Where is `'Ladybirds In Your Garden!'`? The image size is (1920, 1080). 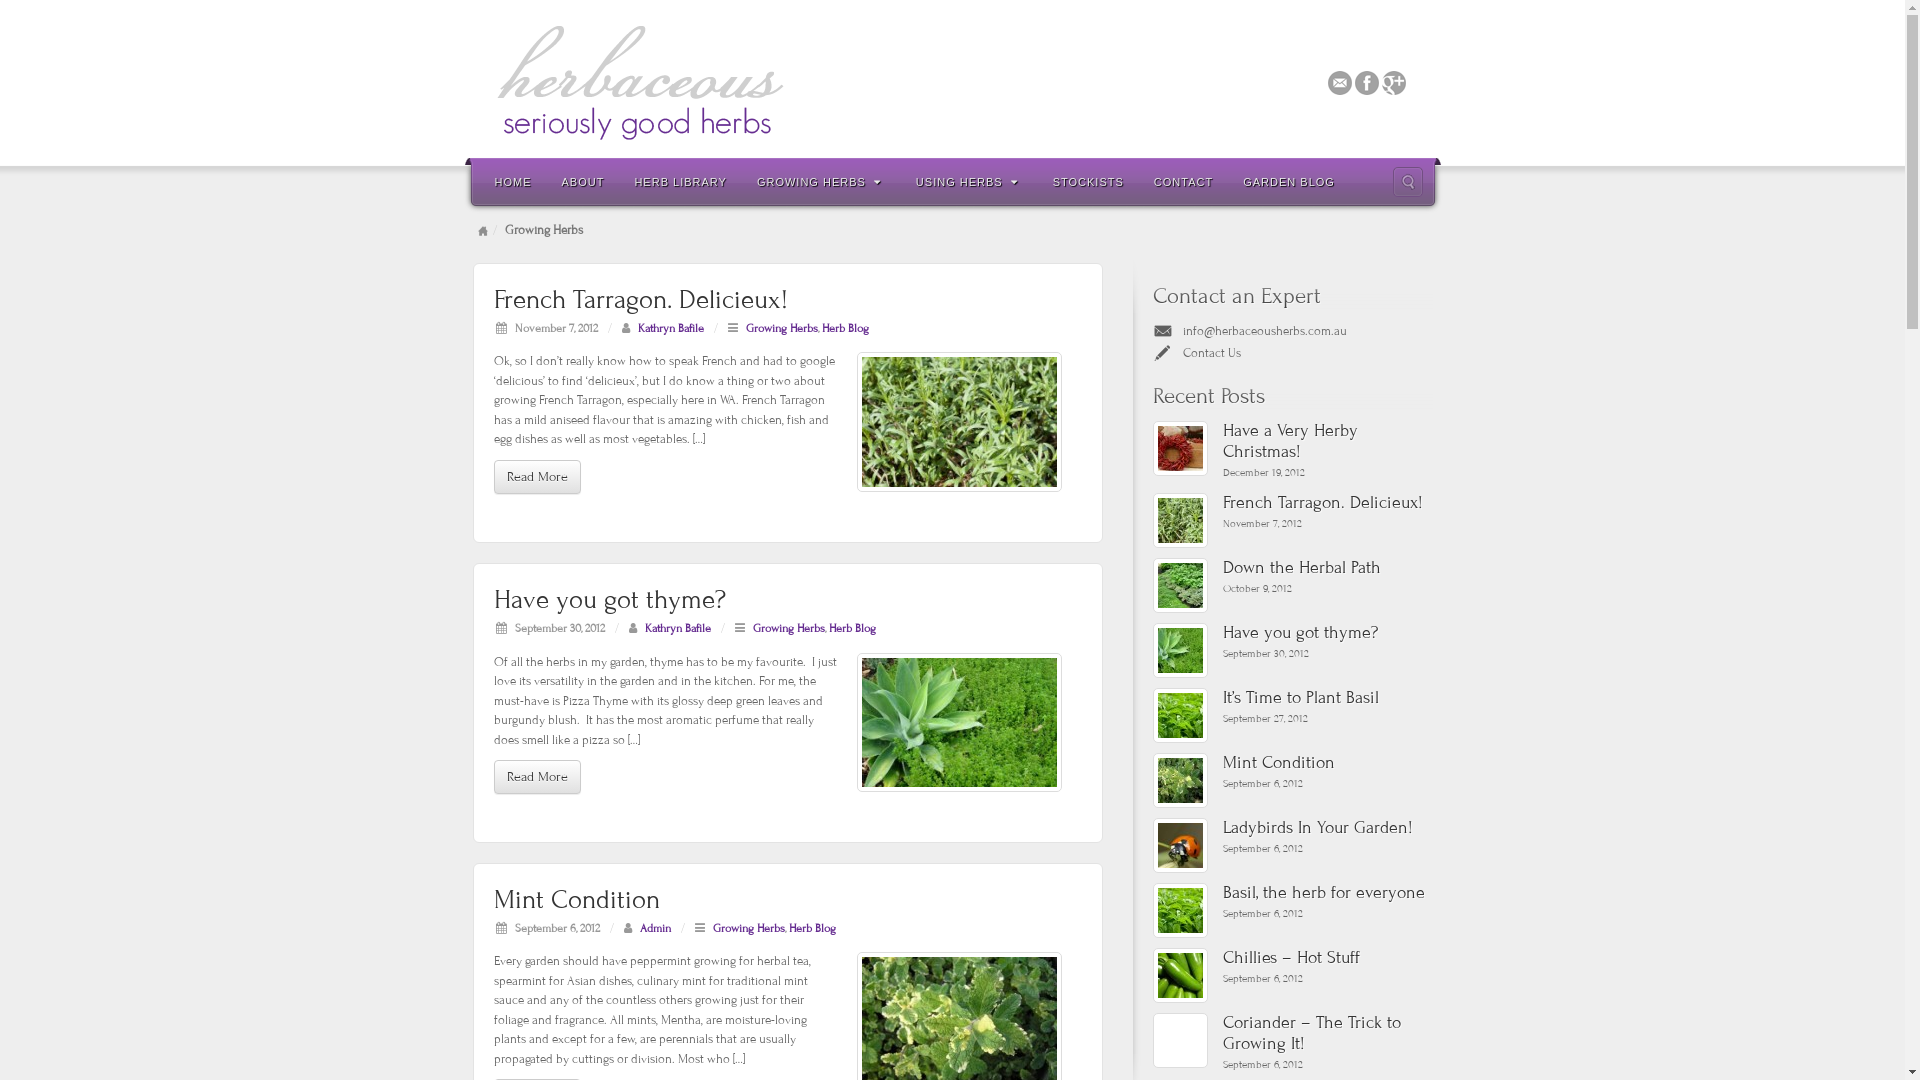 'Ladybirds In Your Garden!' is located at coordinates (1152, 845).